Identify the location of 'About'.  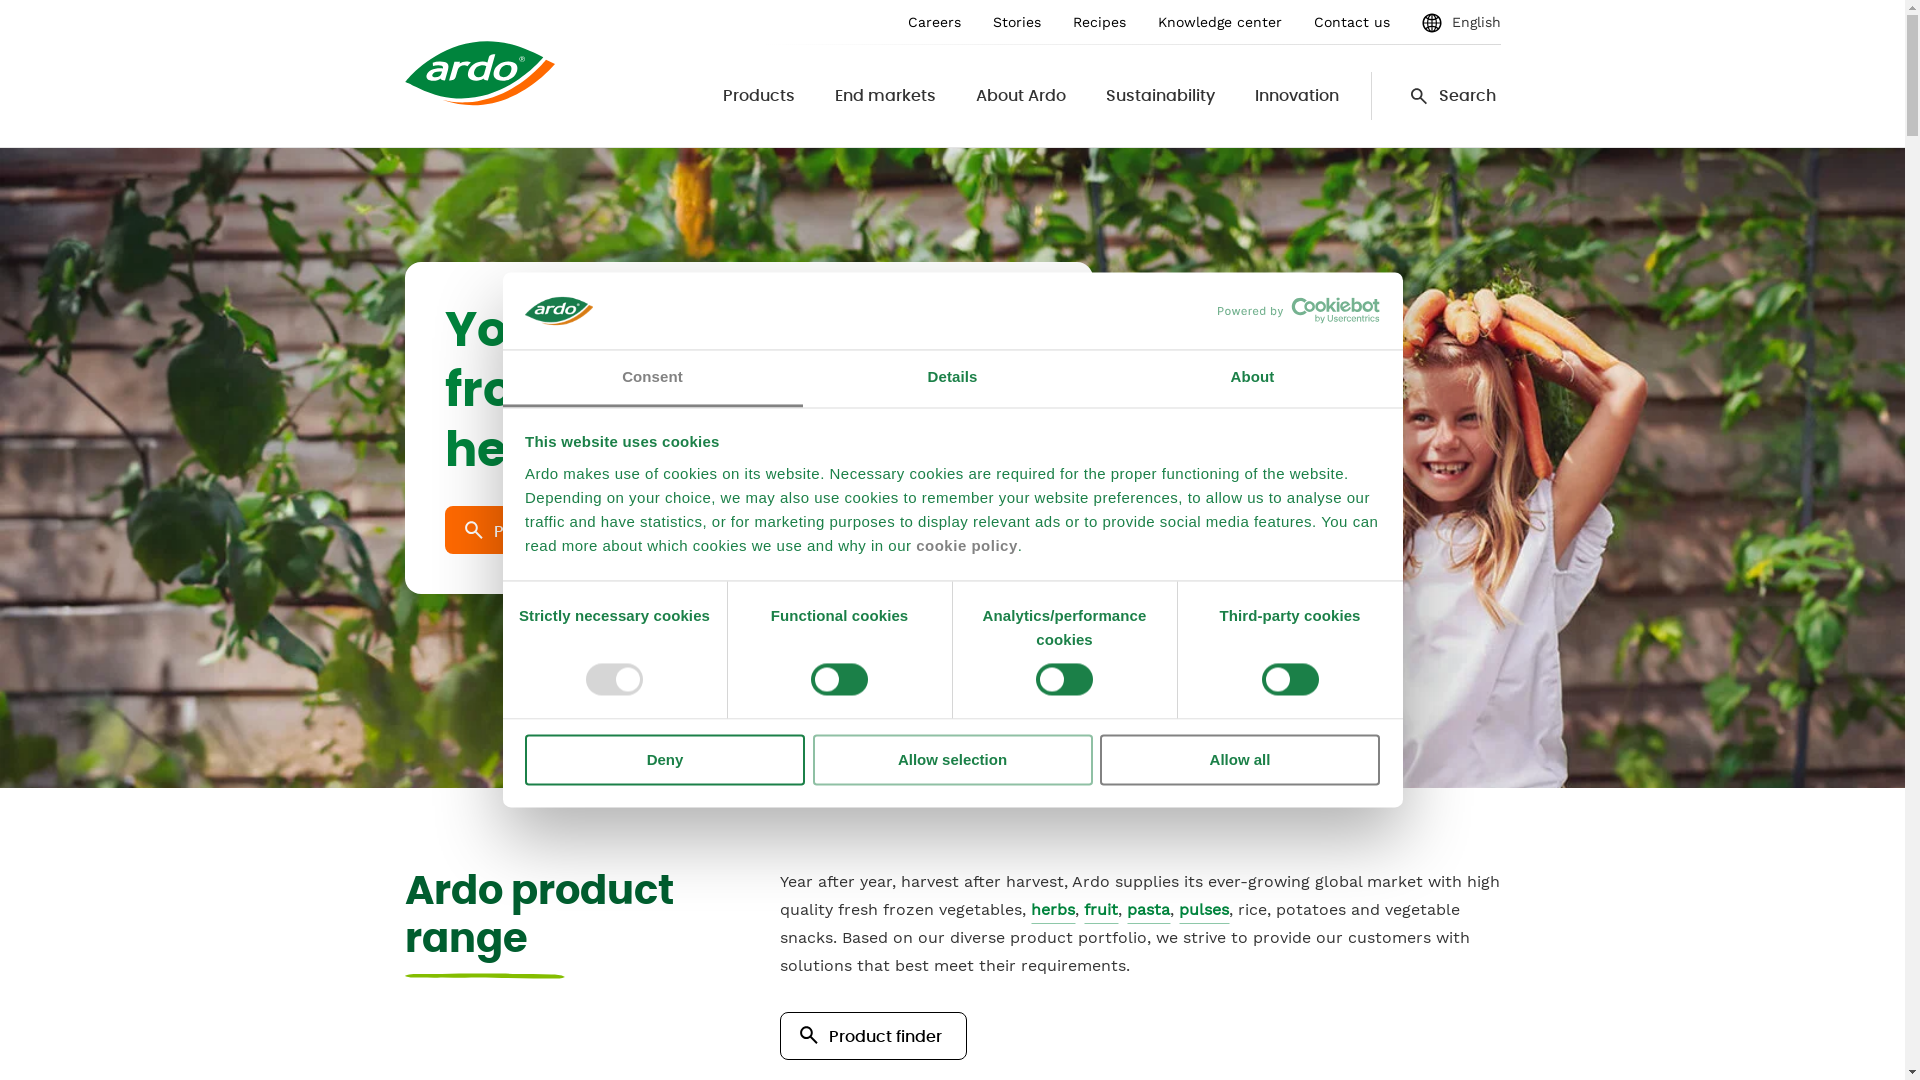
(1251, 378).